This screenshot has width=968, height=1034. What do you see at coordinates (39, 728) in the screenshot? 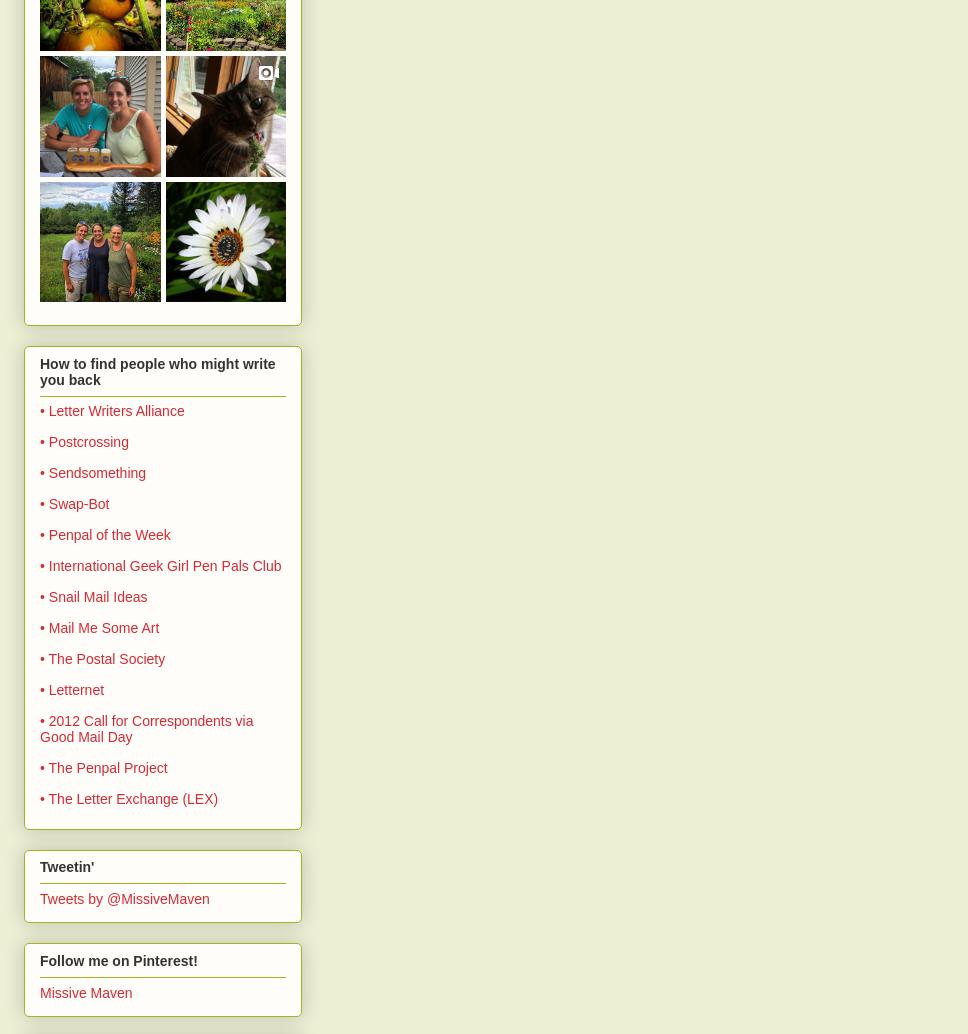
I see `'• 2012 Call for Correspondents via Good Mail Day'` at bounding box center [39, 728].